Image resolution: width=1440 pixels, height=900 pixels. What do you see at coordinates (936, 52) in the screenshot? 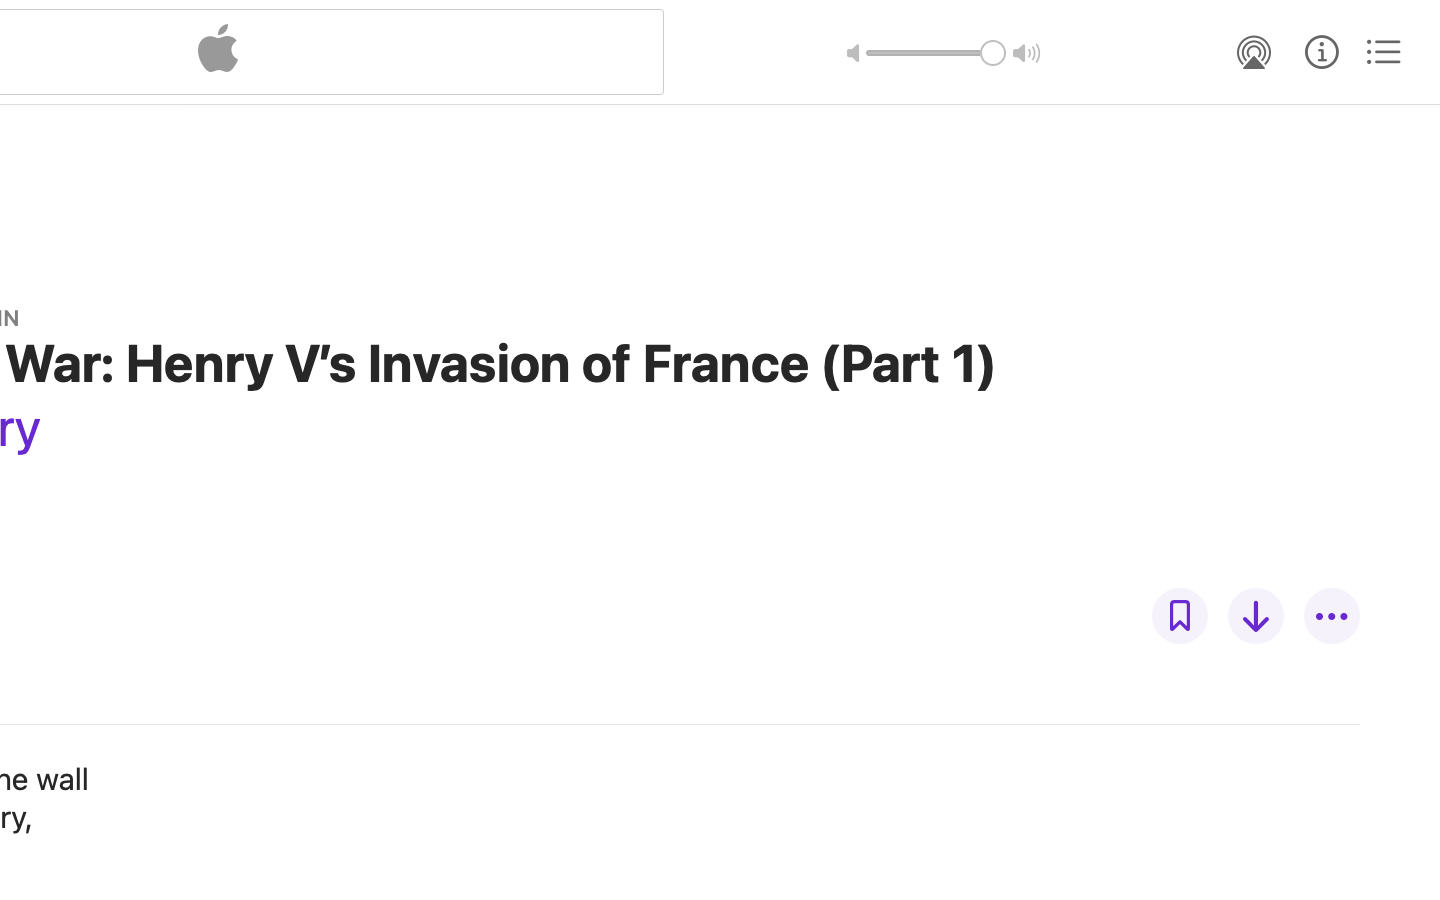
I see `'1.0'` at bounding box center [936, 52].